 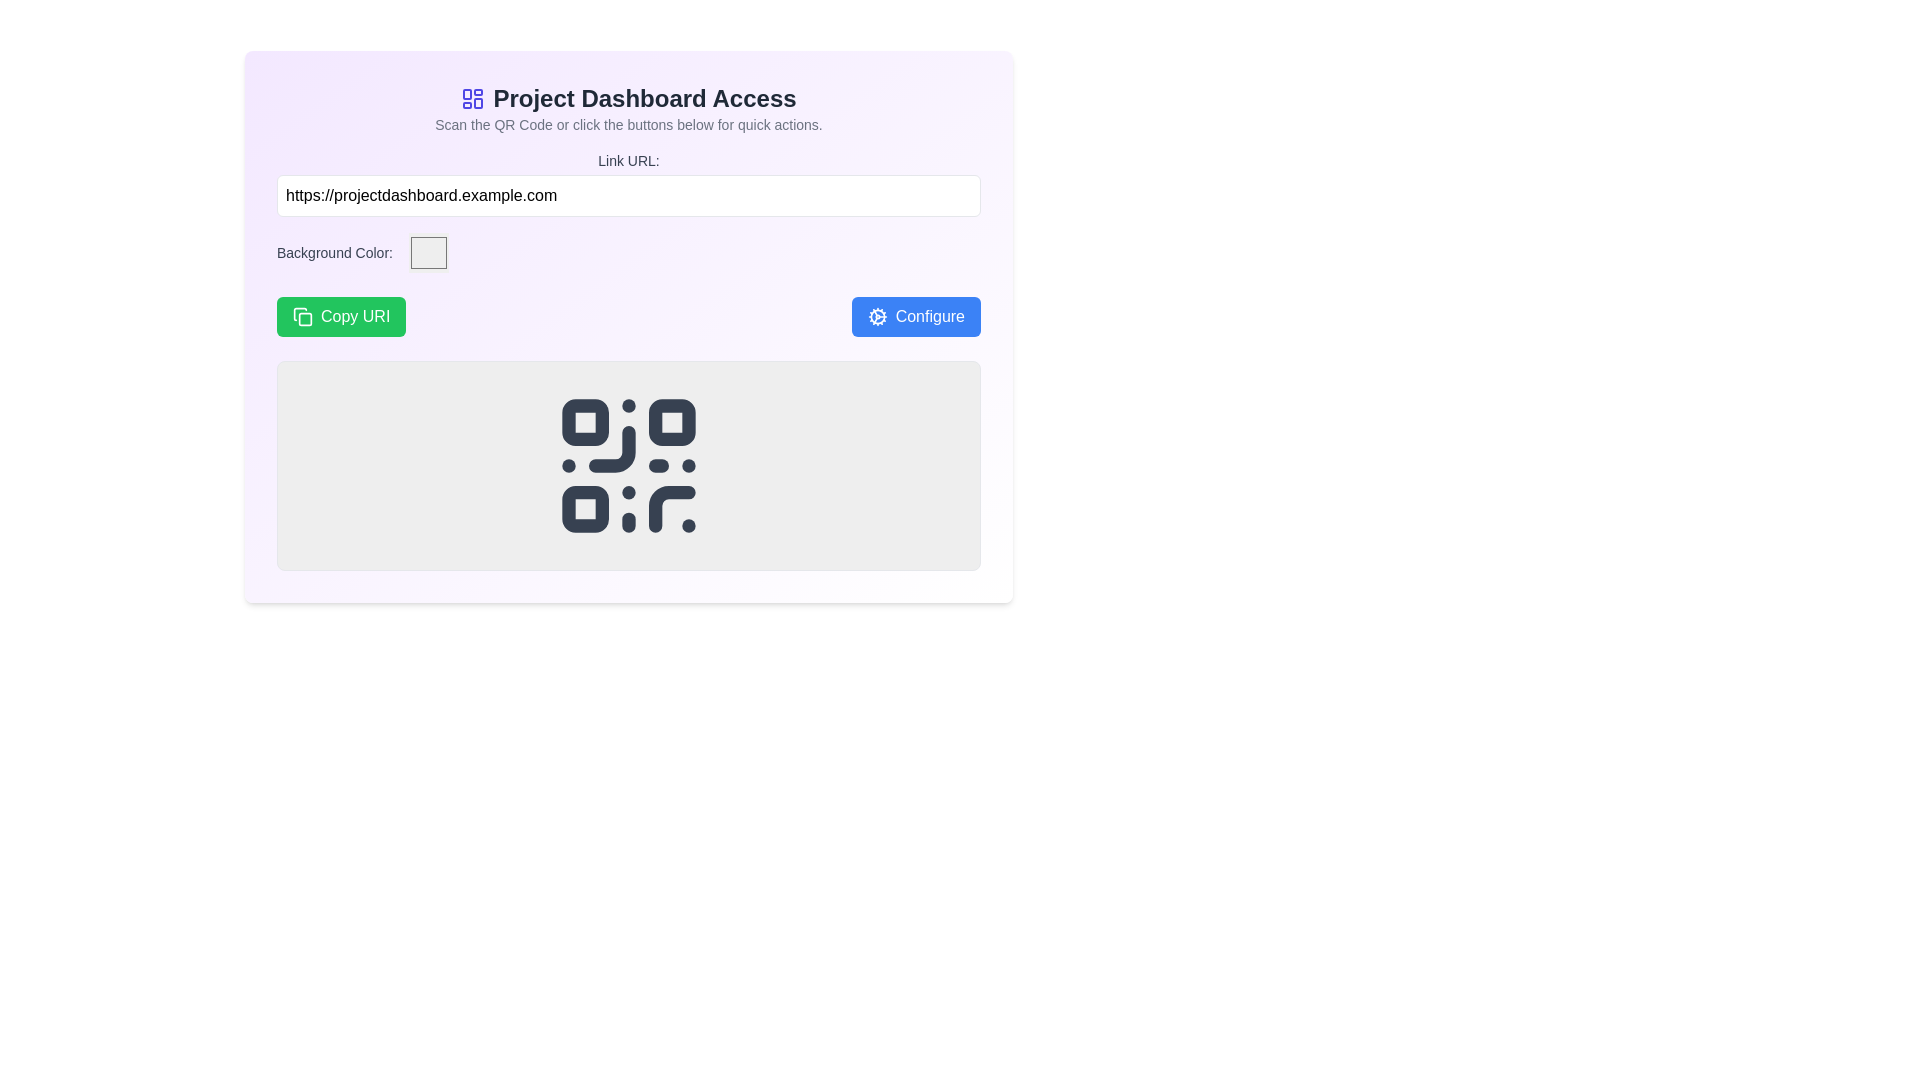 I want to click on the upper-left rectangular icon in the grid layout, which has visible corner rounding, so click(x=466, y=94).